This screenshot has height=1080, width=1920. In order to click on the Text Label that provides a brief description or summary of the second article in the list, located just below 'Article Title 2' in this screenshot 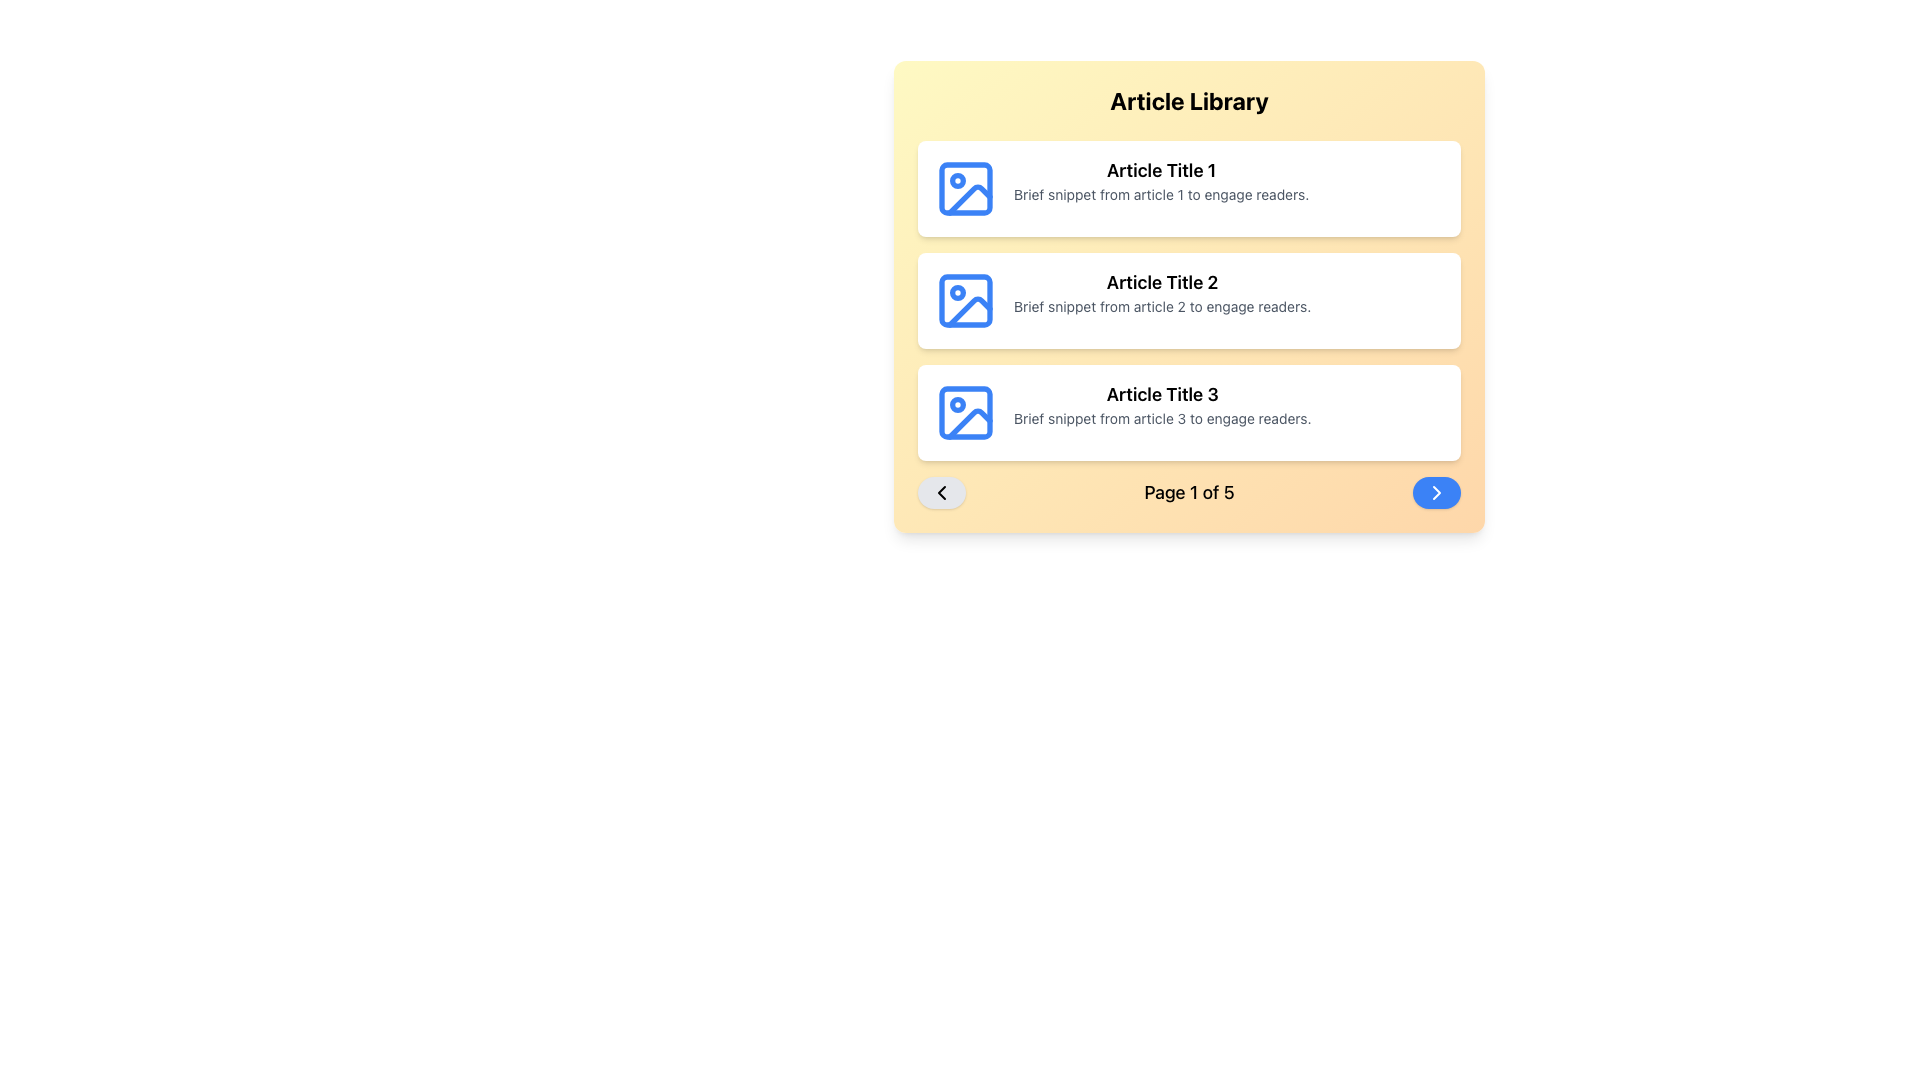, I will do `click(1162, 307)`.